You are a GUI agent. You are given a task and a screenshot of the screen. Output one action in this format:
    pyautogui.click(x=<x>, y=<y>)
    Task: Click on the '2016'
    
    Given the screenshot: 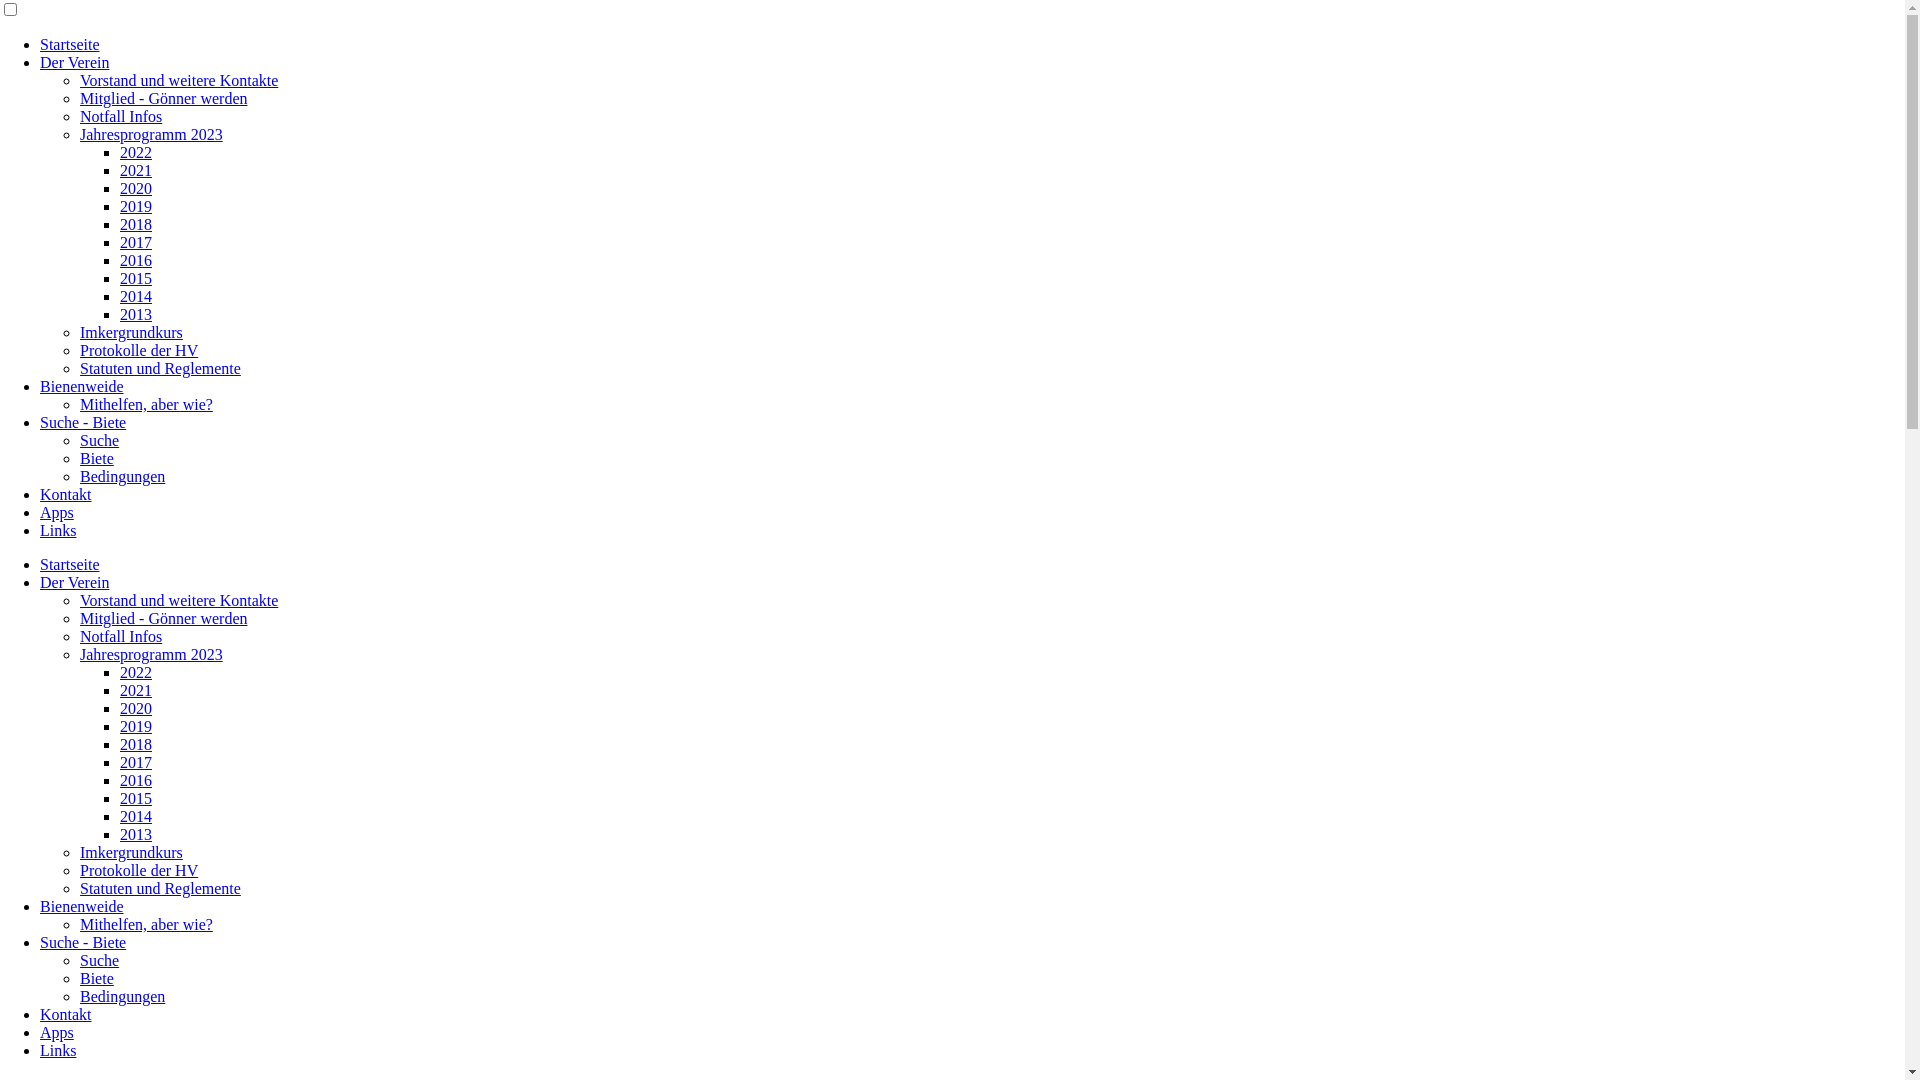 What is the action you would take?
    pyautogui.click(x=134, y=779)
    